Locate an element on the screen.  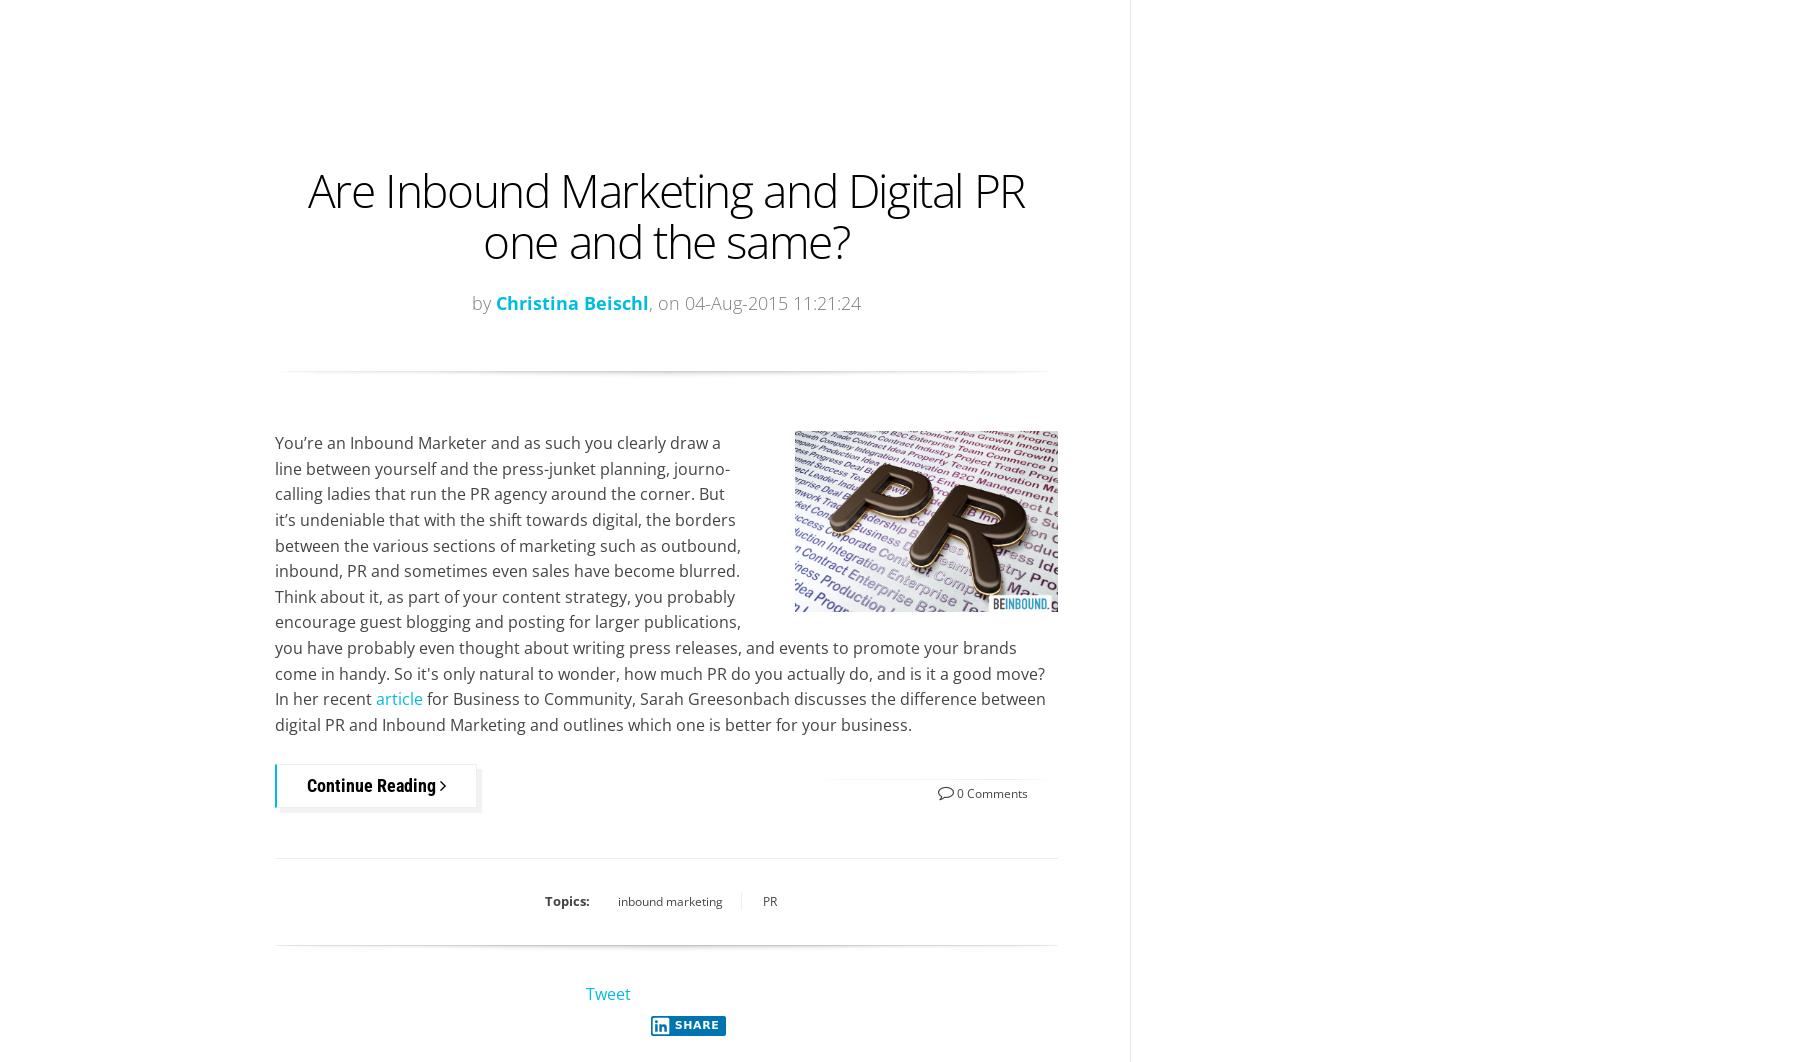
'Tweet' is located at coordinates (608, 991).